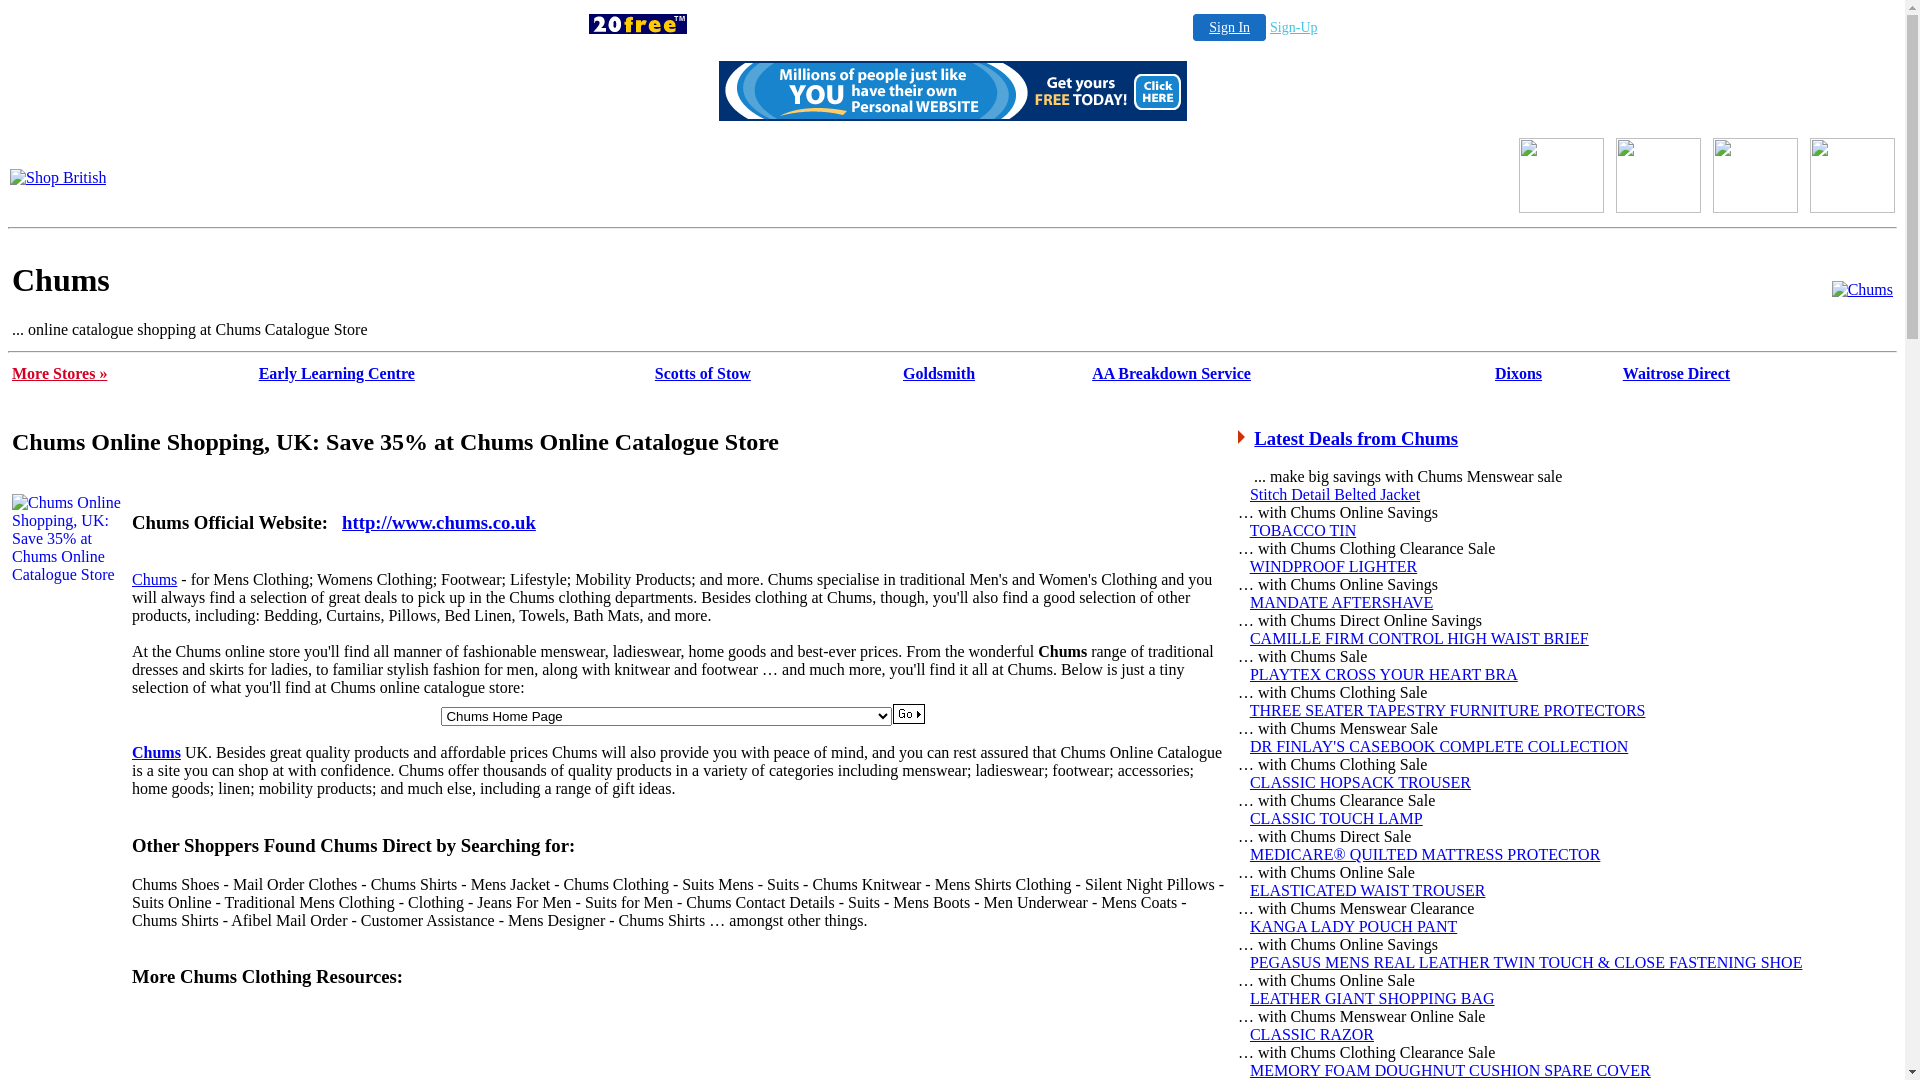 The width and height of the screenshot is (1920, 1080). Describe the element at coordinates (938, 373) in the screenshot. I see `'Goldsmith'` at that location.